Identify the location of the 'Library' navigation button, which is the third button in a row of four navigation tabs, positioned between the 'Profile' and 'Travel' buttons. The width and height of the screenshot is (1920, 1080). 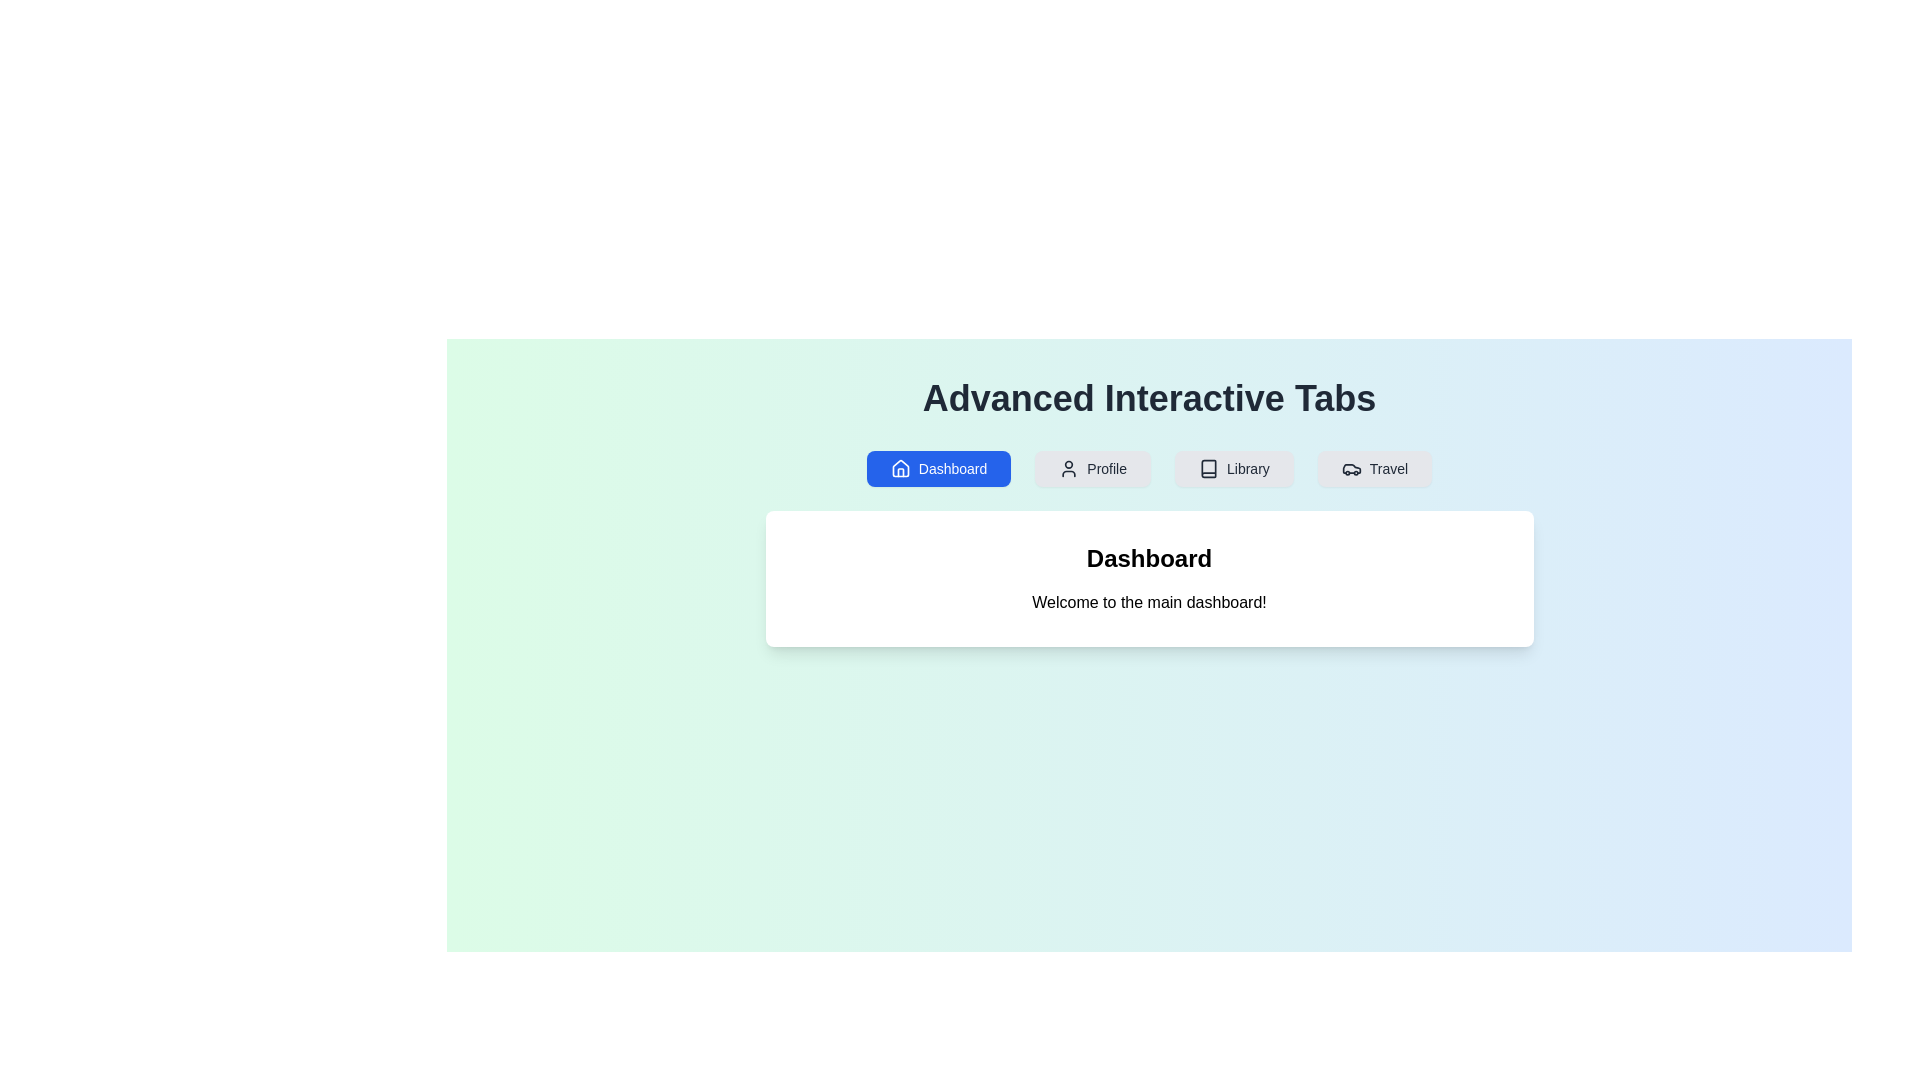
(1233, 469).